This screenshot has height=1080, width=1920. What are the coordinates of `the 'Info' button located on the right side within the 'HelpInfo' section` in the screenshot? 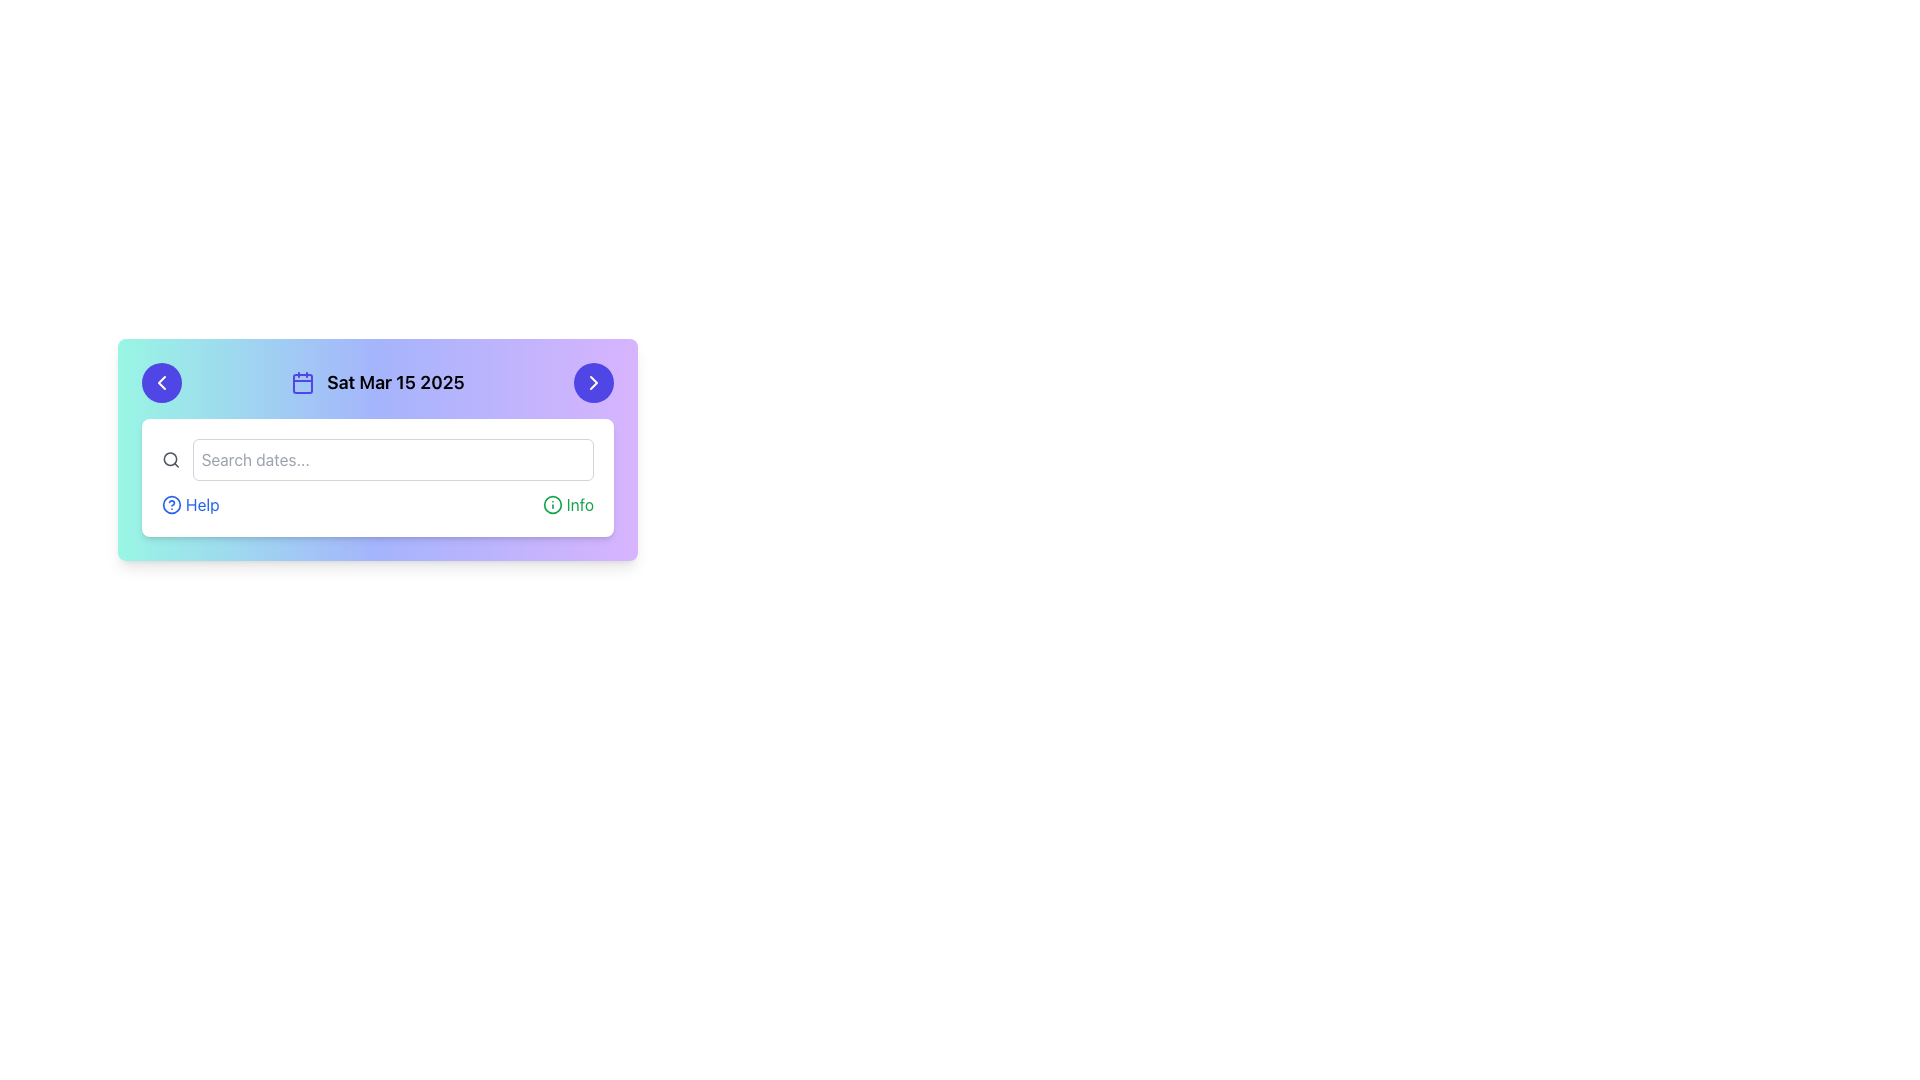 It's located at (567, 504).